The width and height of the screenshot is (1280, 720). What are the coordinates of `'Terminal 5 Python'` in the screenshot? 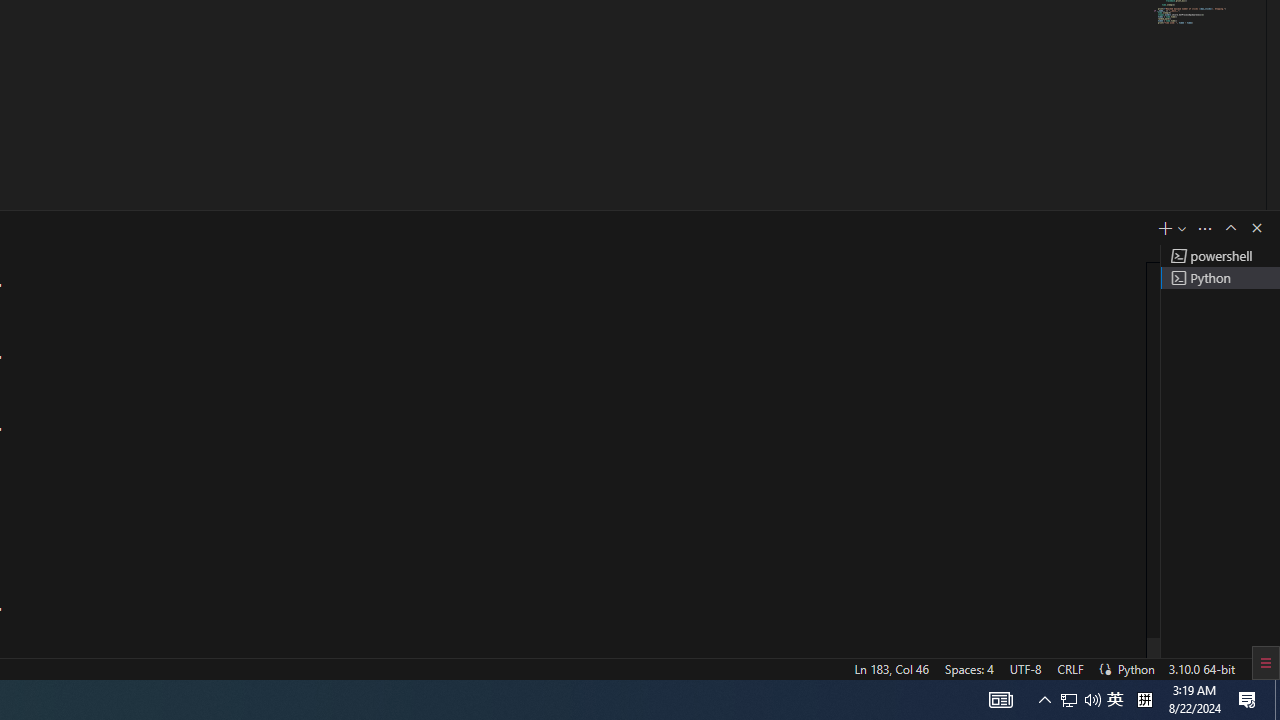 It's located at (1219, 277).